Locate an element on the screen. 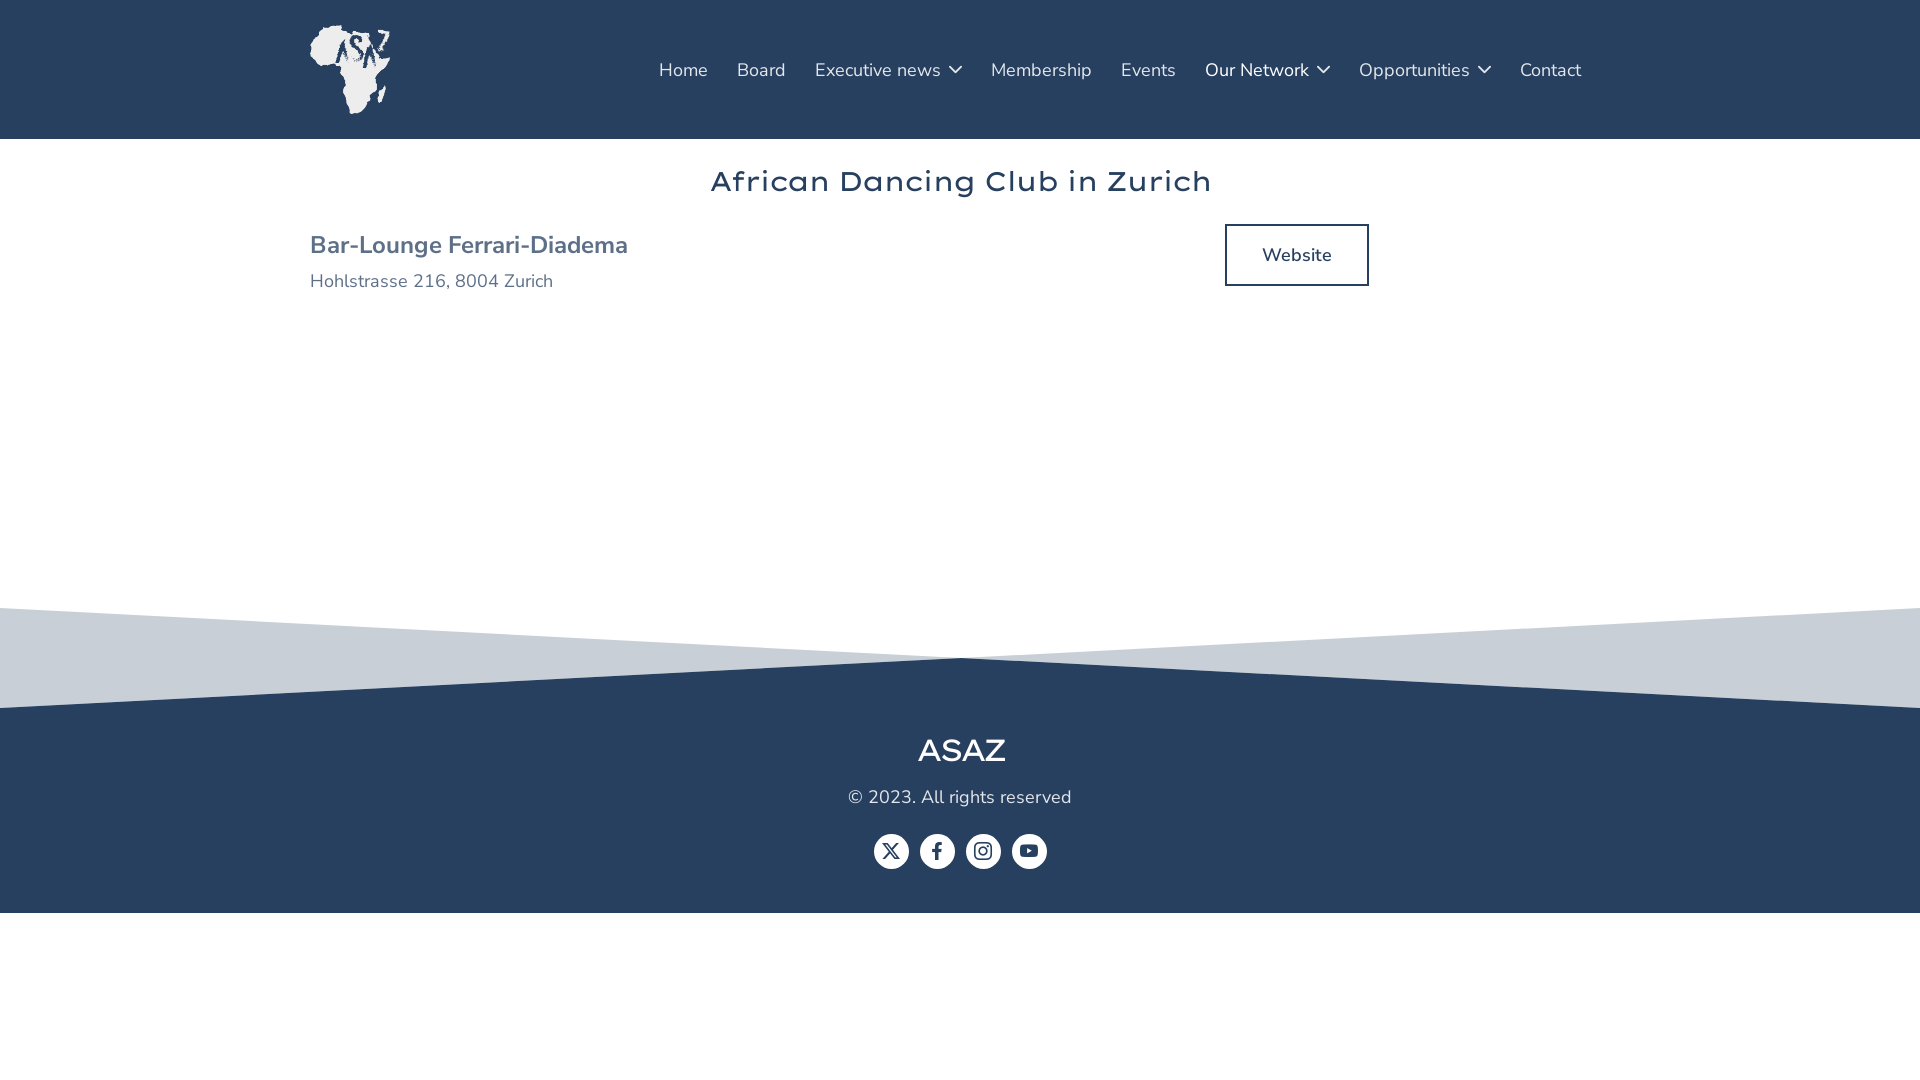  'Membership' is located at coordinates (1040, 68).